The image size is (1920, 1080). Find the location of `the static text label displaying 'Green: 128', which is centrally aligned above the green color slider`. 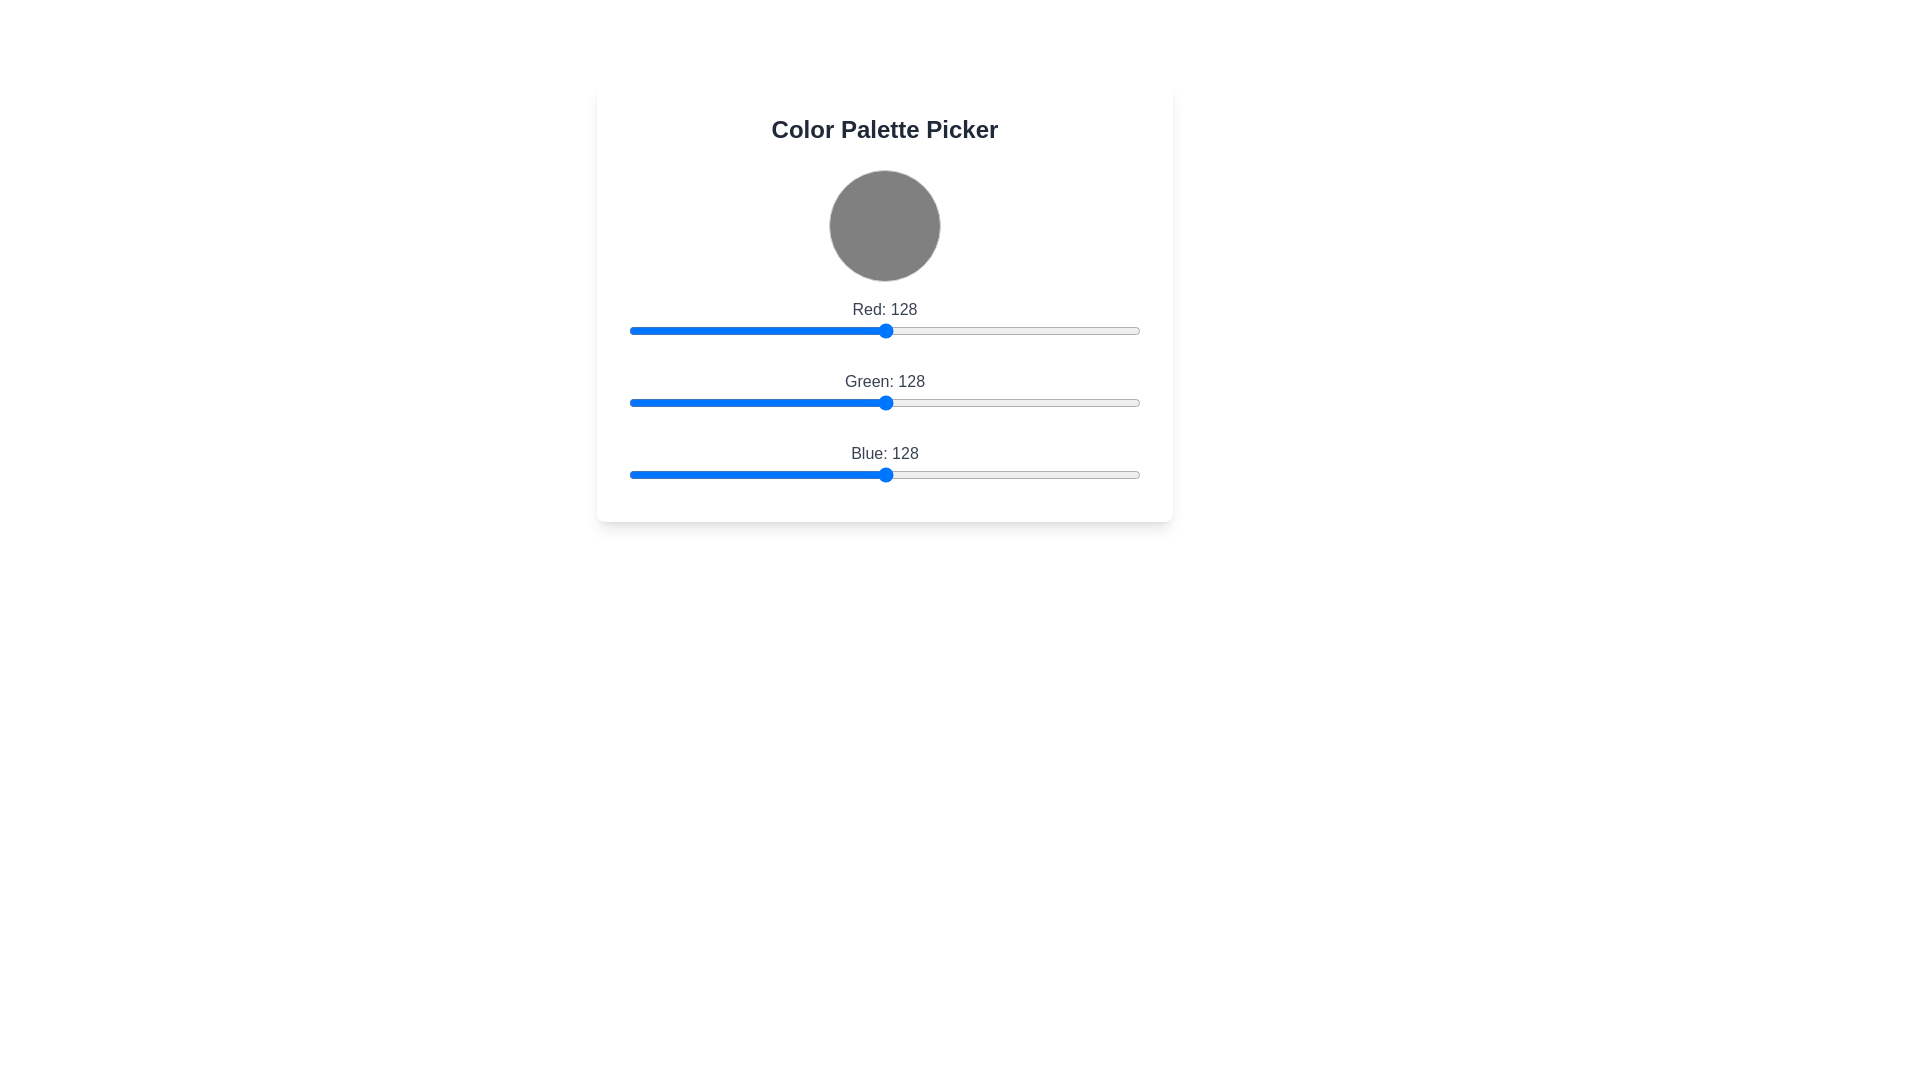

the static text label displaying 'Green: 128', which is centrally aligned above the green color slider is located at coordinates (883, 381).